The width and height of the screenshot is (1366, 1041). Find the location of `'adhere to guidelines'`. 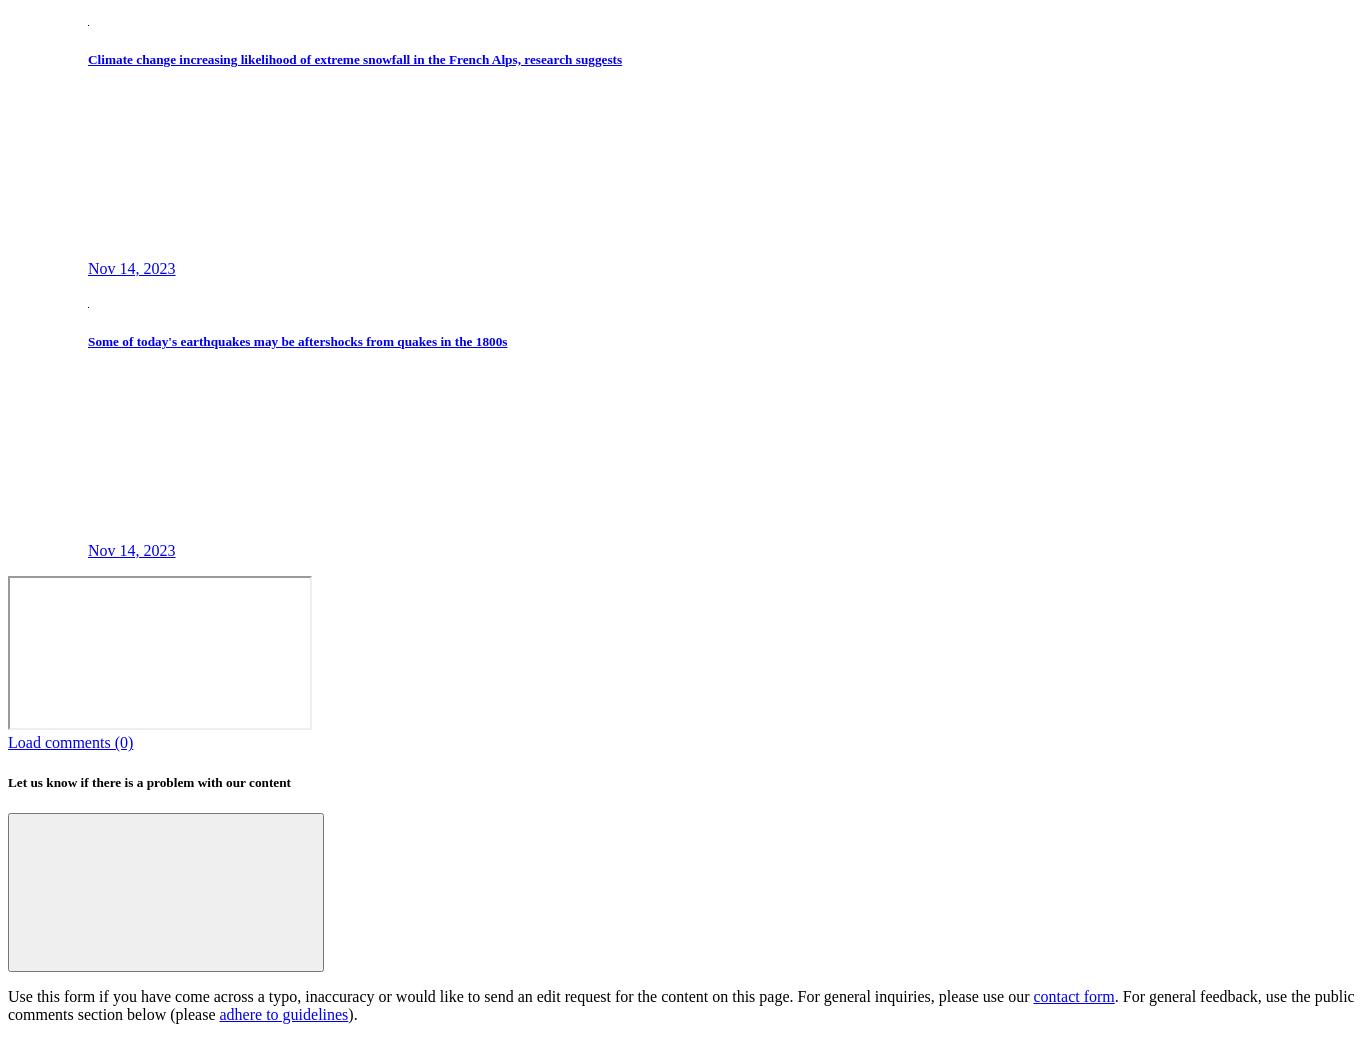

'adhere to guidelines' is located at coordinates (217, 1013).